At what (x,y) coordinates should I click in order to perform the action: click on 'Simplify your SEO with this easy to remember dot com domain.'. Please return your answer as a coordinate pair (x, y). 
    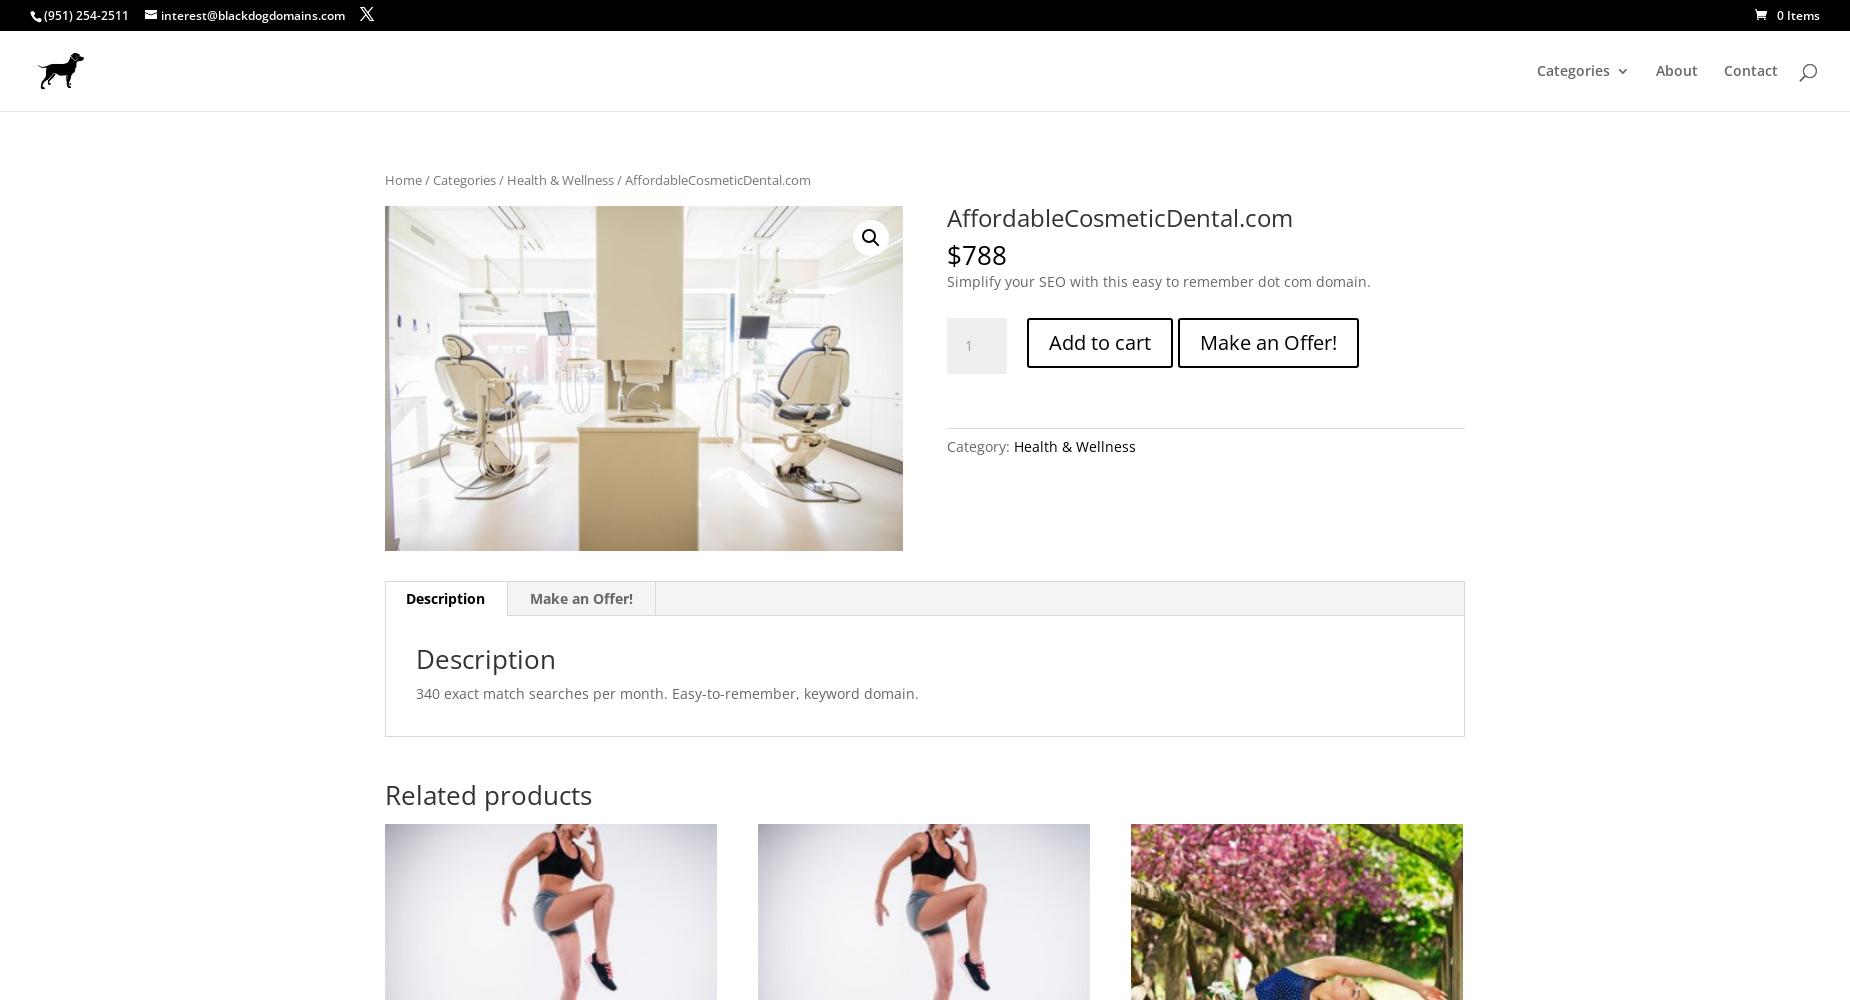
    Looking at the image, I should click on (945, 281).